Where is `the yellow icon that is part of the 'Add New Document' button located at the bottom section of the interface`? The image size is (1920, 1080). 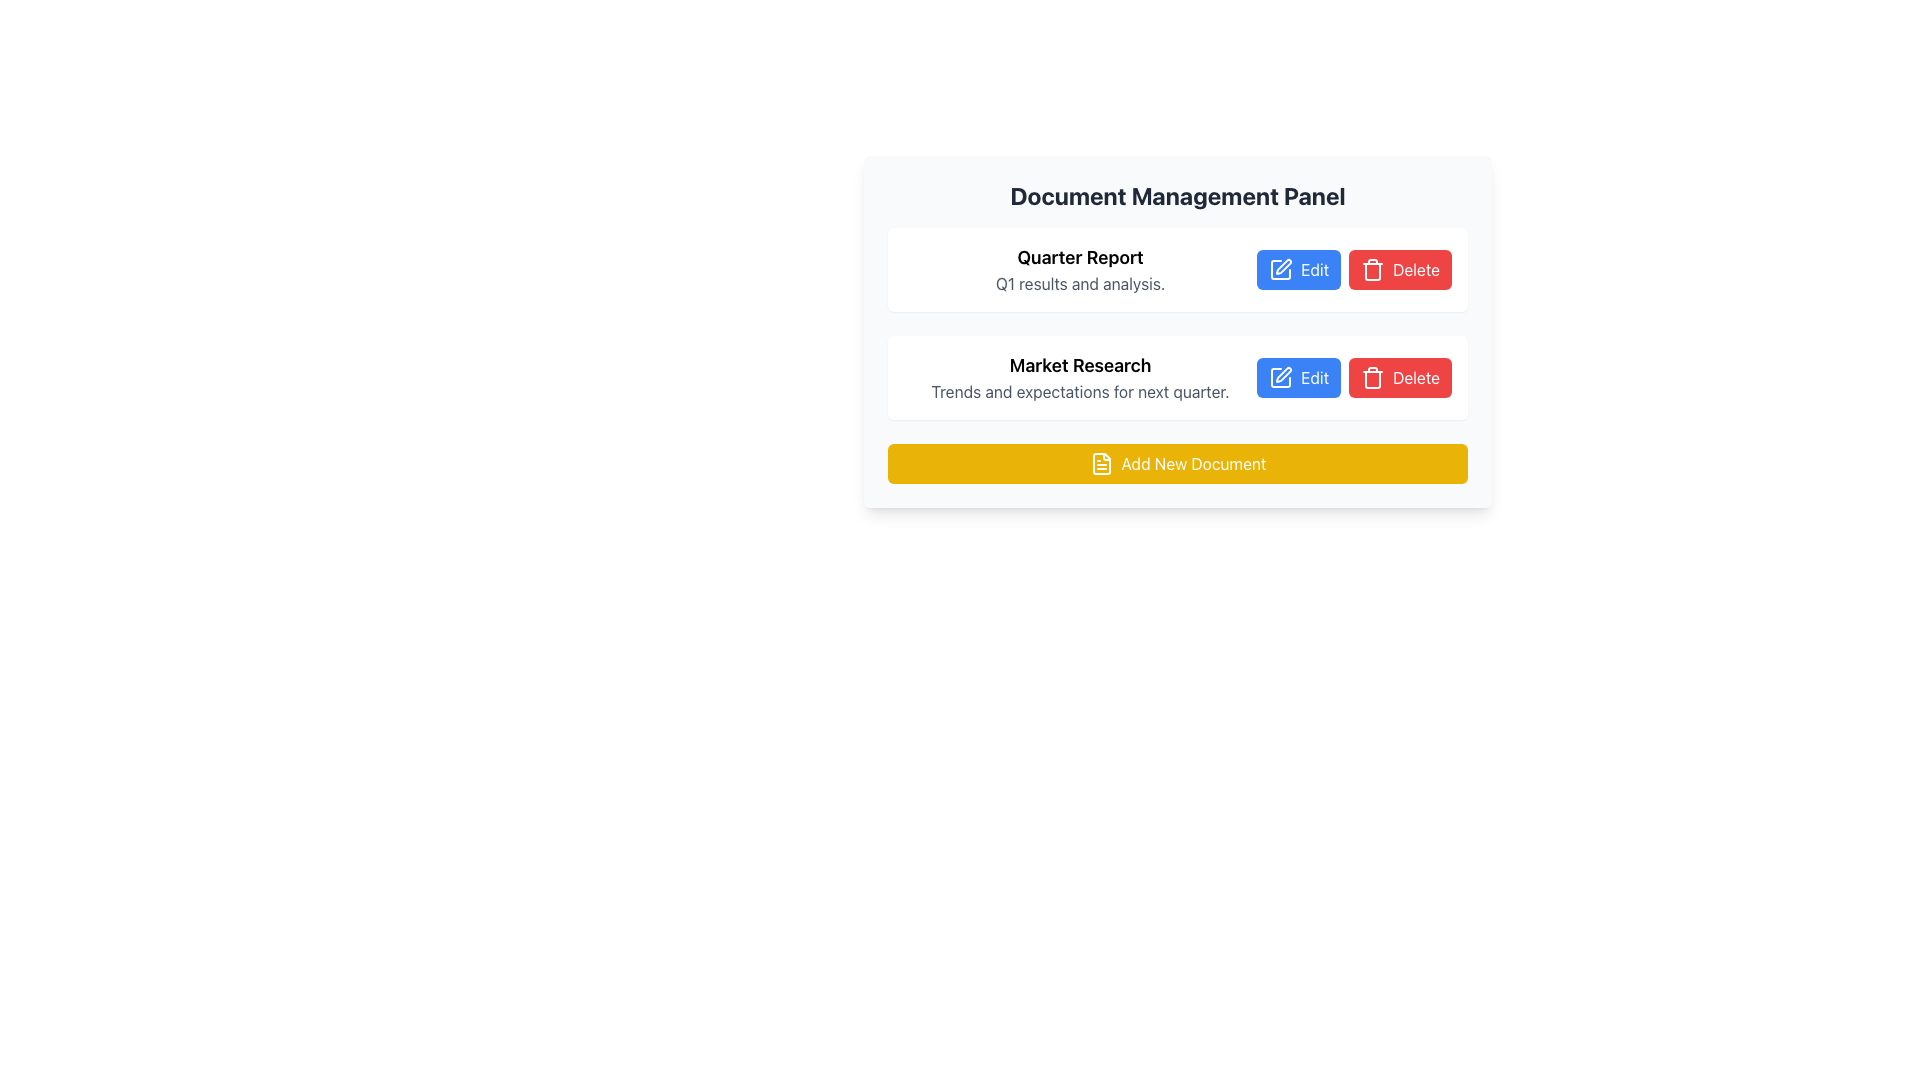 the yellow icon that is part of the 'Add New Document' button located at the bottom section of the interface is located at coordinates (1100, 463).